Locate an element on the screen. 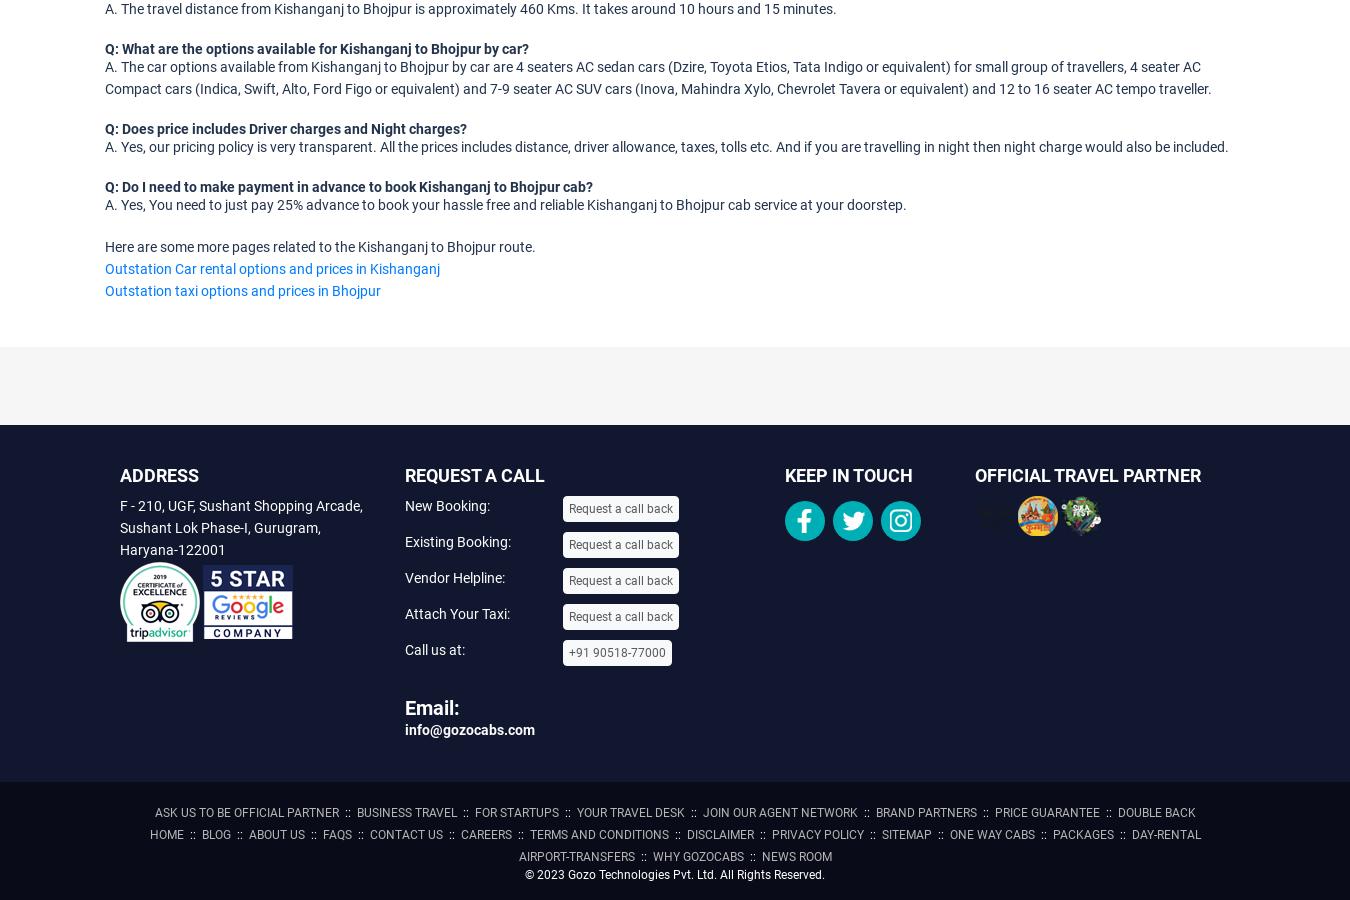  '+91 90518-77000' is located at coordinates (617, 651).